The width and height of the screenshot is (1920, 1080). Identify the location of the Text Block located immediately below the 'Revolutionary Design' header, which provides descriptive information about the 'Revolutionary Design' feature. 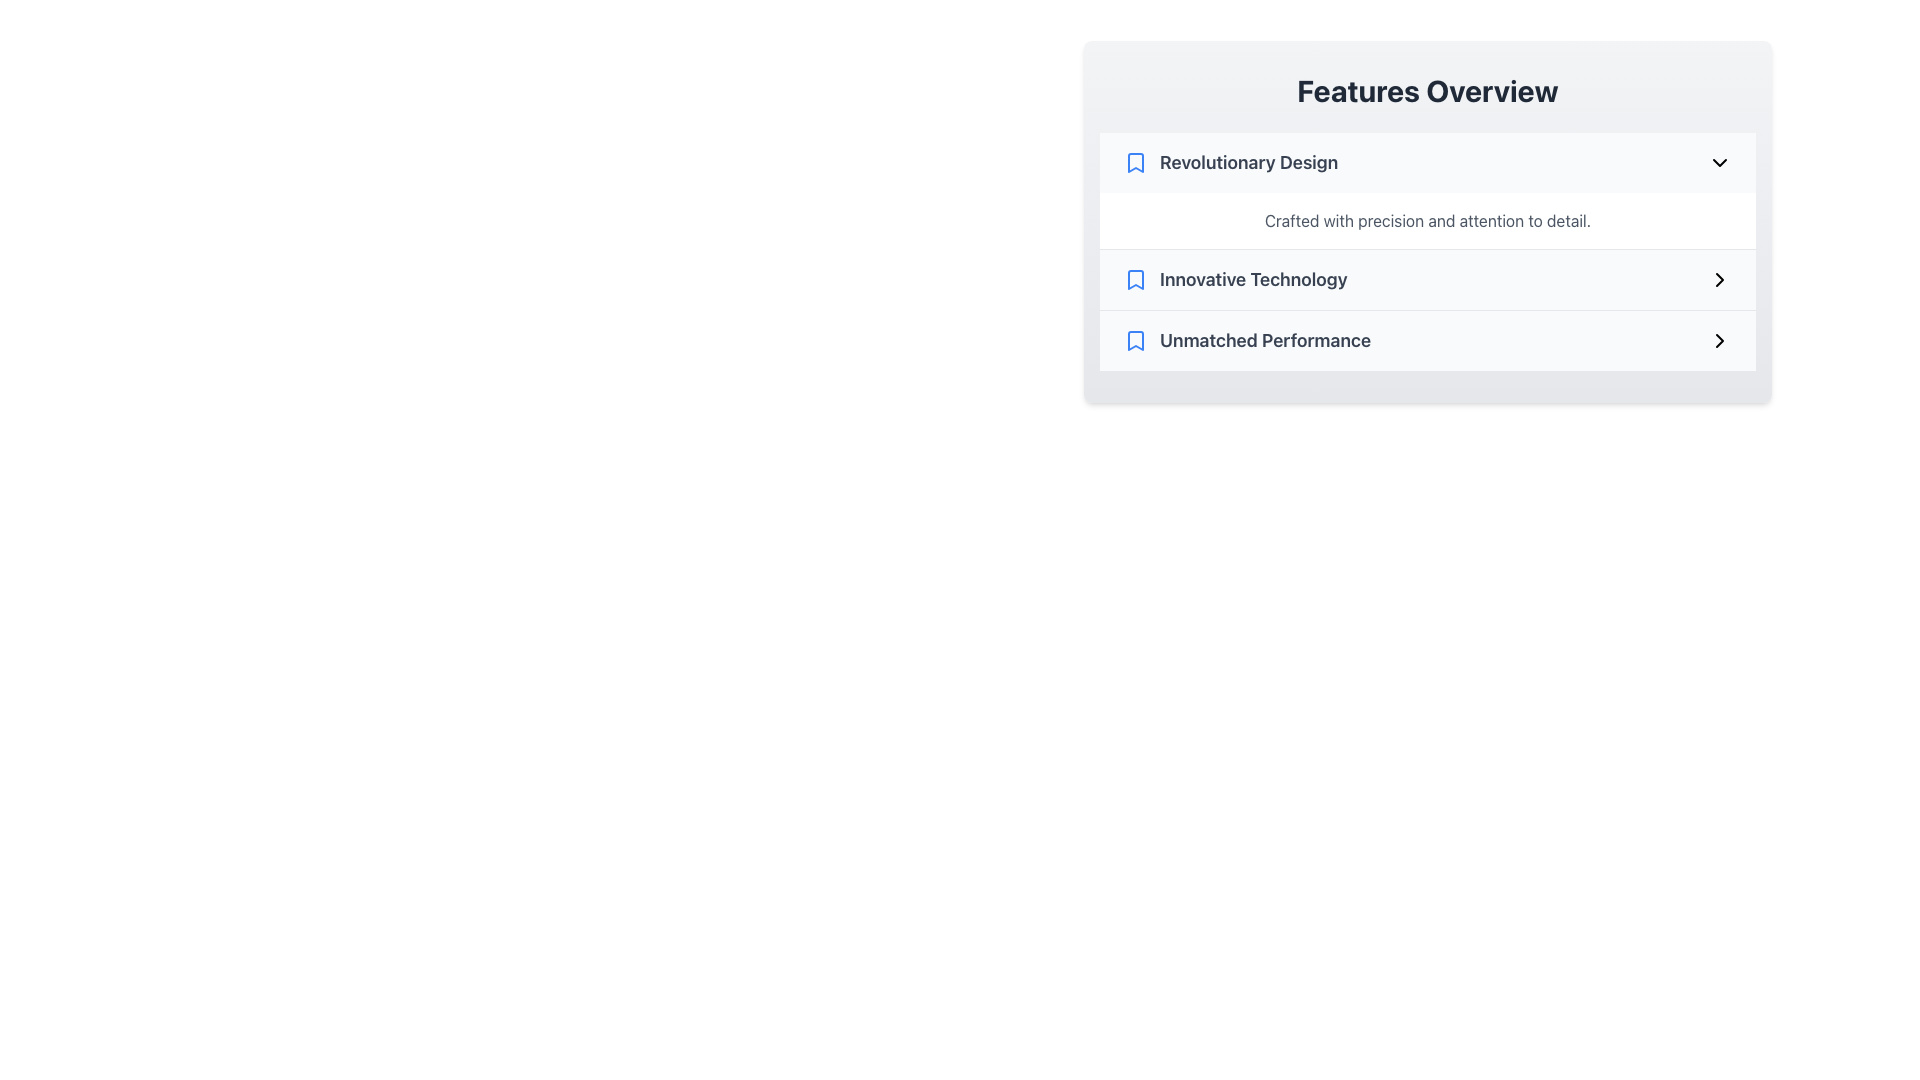
(1427, 220).